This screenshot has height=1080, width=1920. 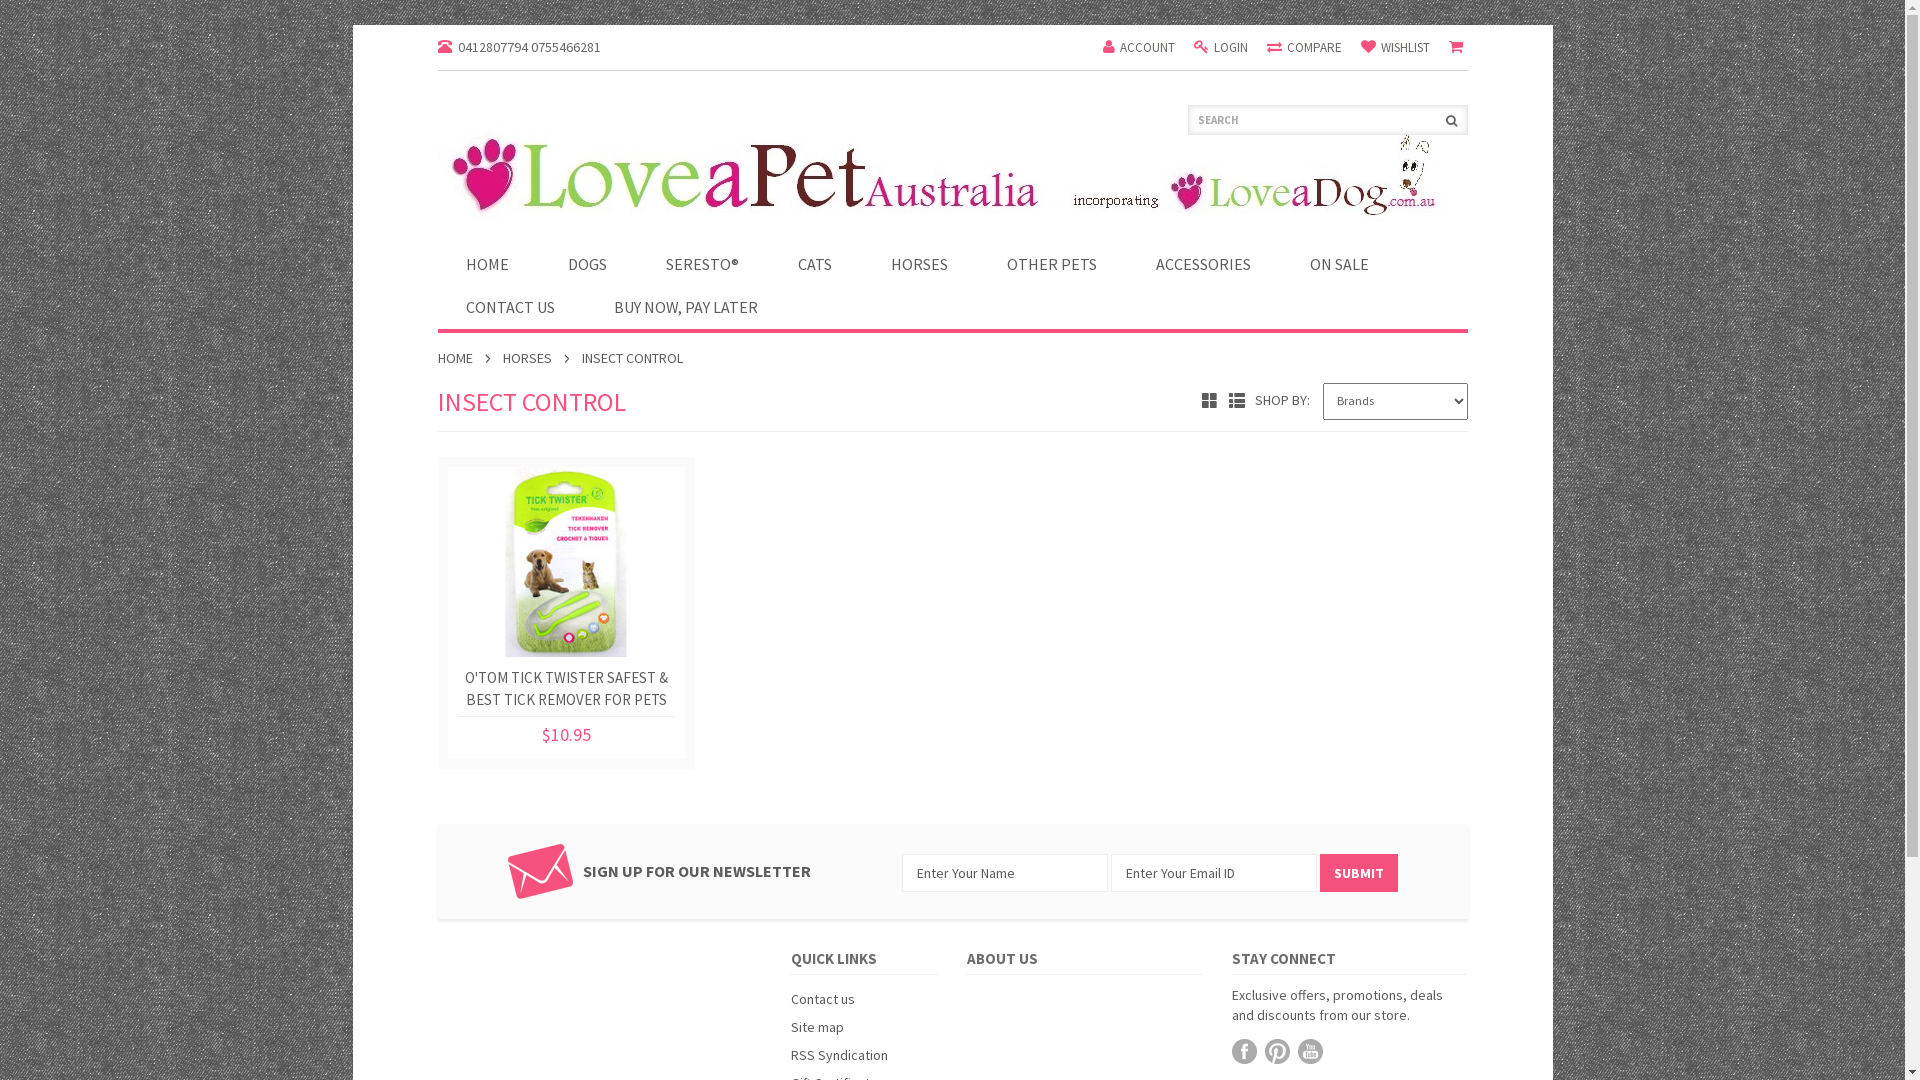 I want to click on 'Pinterest', so click(x=1276, y=1050).